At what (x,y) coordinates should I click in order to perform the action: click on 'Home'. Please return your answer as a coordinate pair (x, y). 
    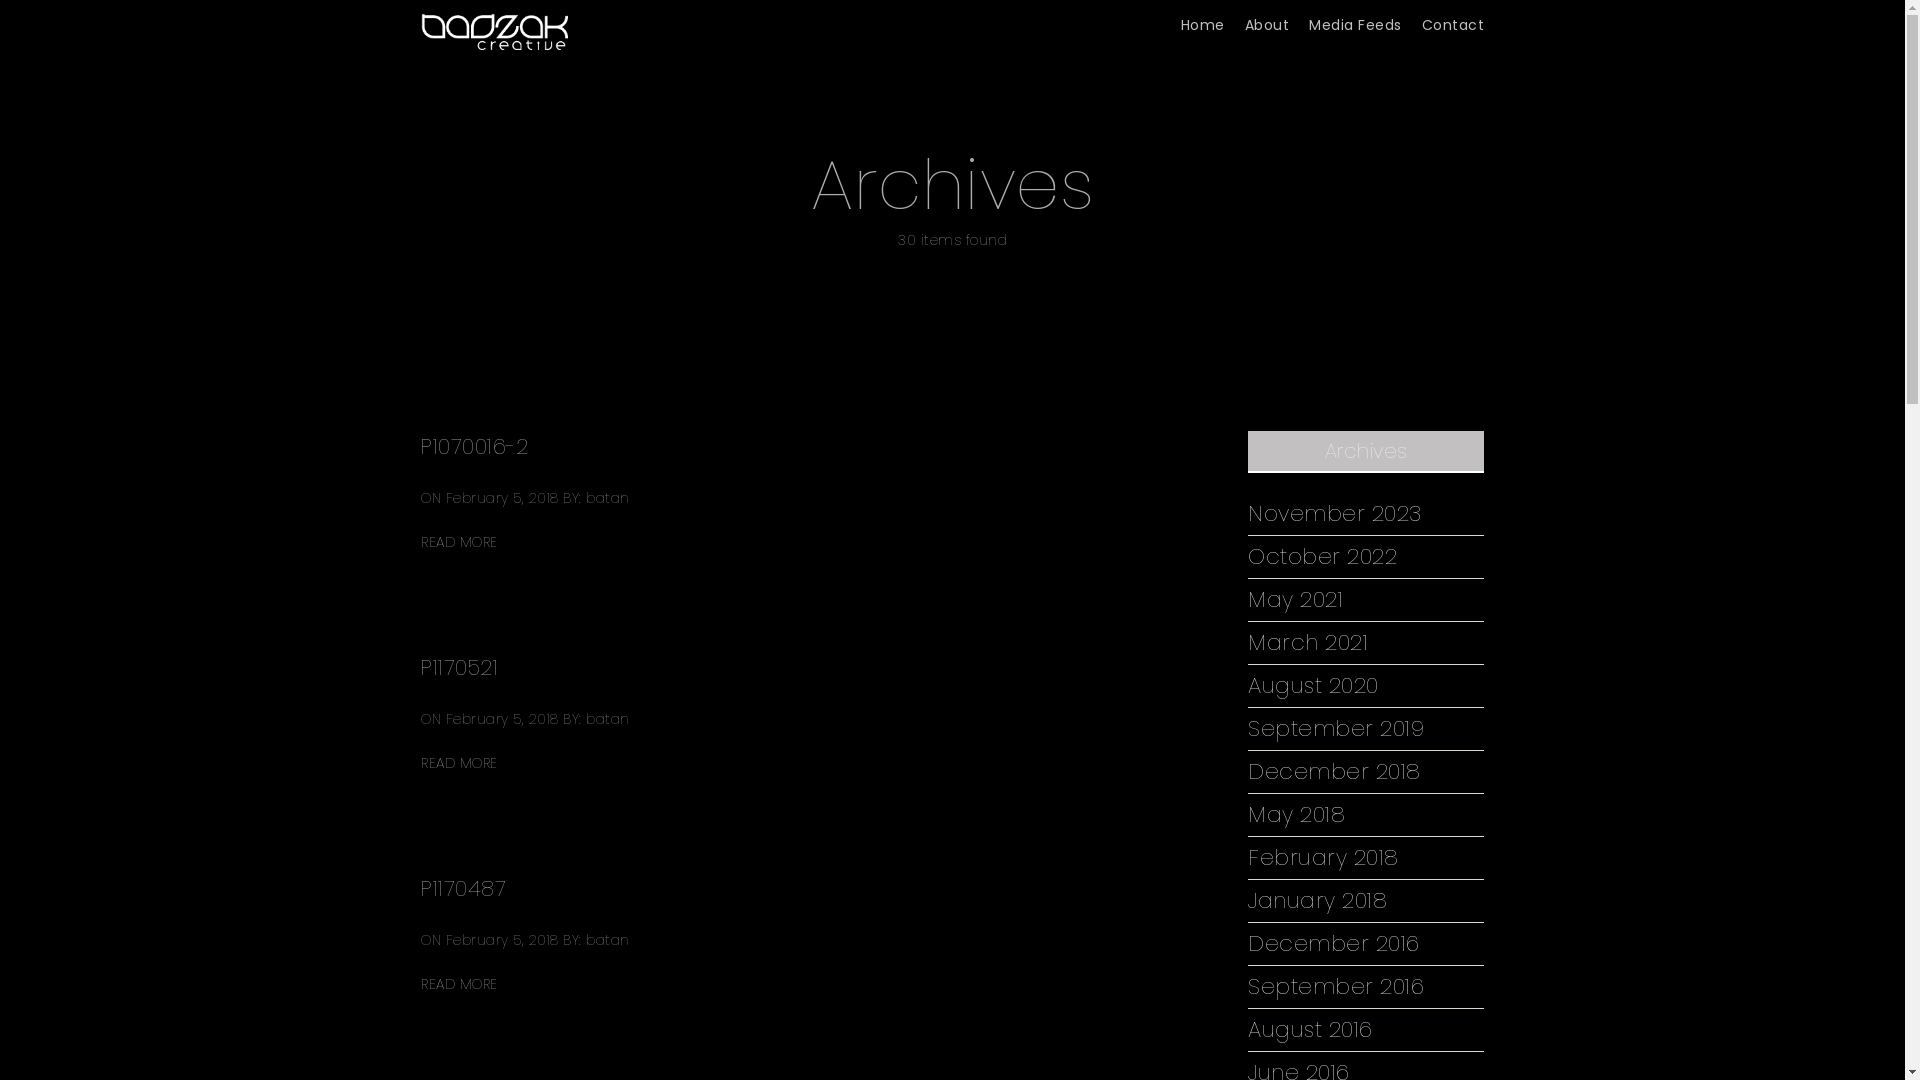
    Looking at the image, I should click on (1200, 26).